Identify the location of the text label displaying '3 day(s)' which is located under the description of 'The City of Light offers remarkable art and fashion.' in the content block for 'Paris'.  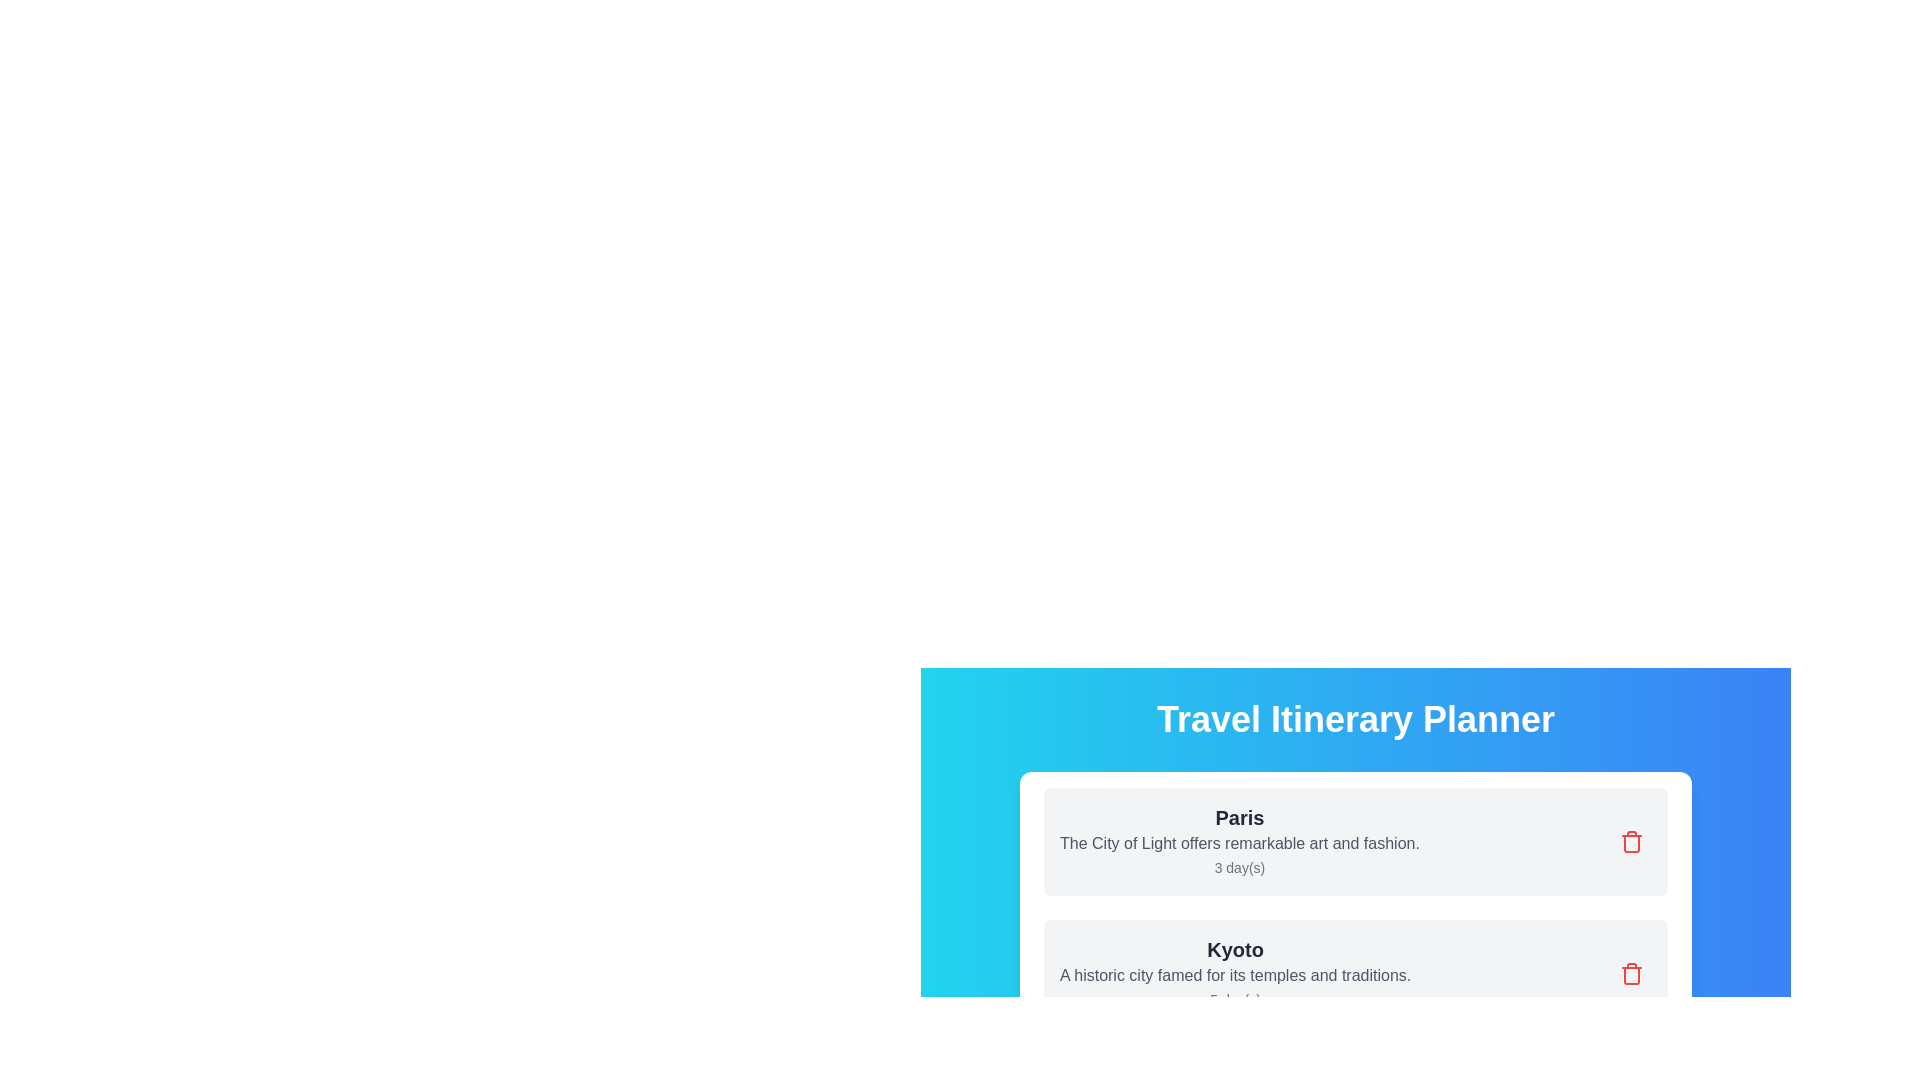
(1238, 866).